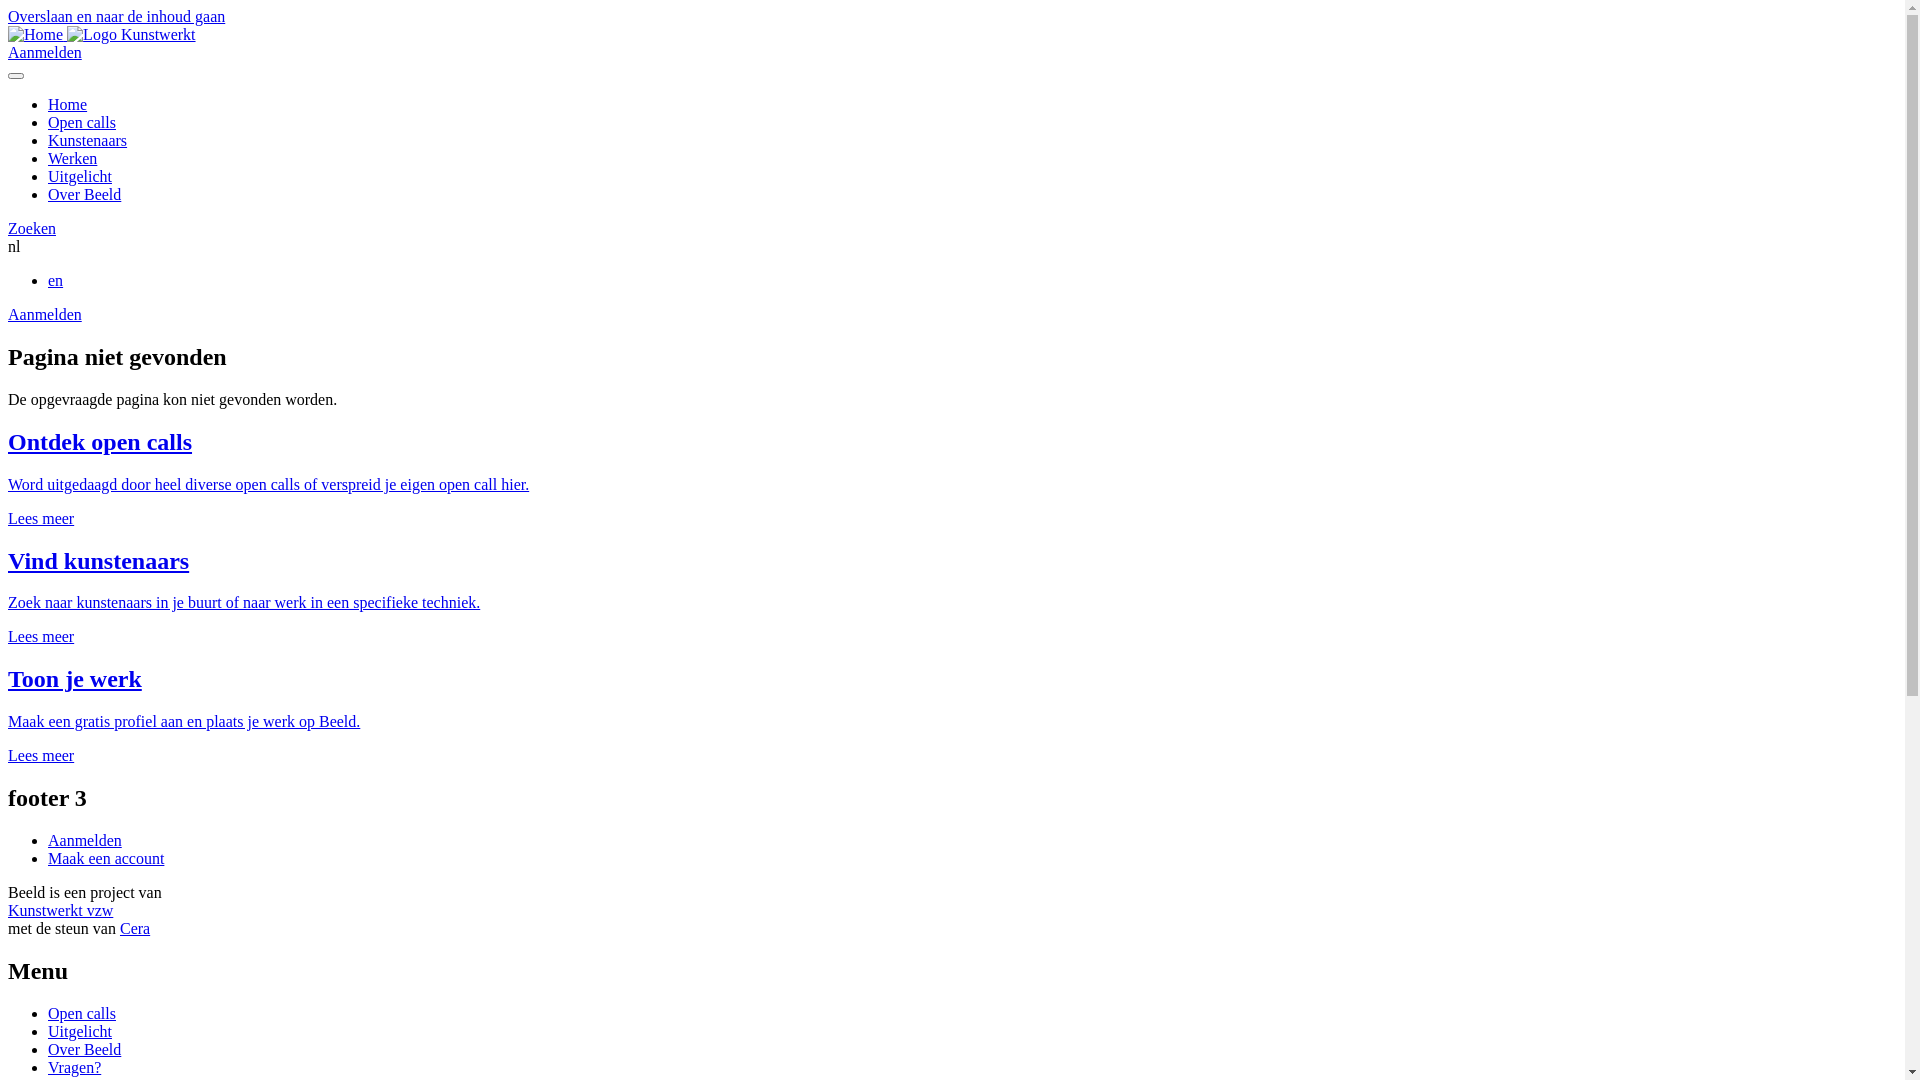  Describe the element at coordinates (37, 34) in the screenshot. I see `'Home'` at that location.